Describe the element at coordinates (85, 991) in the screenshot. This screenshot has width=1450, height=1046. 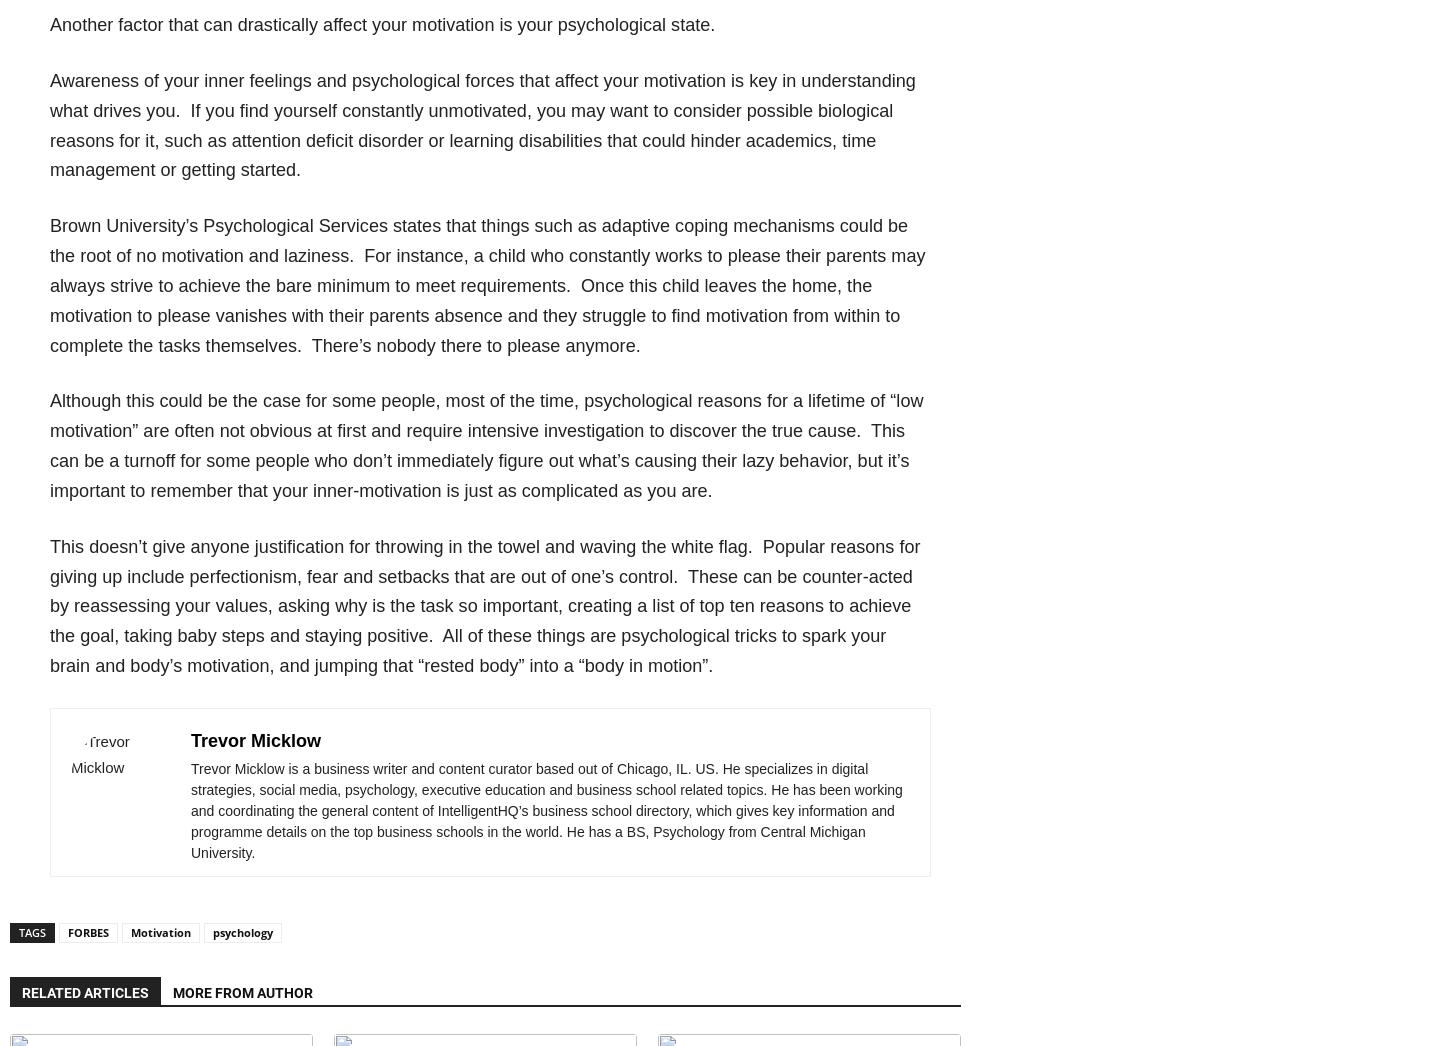
I see `'RELATED ARTICLES'` at that location.